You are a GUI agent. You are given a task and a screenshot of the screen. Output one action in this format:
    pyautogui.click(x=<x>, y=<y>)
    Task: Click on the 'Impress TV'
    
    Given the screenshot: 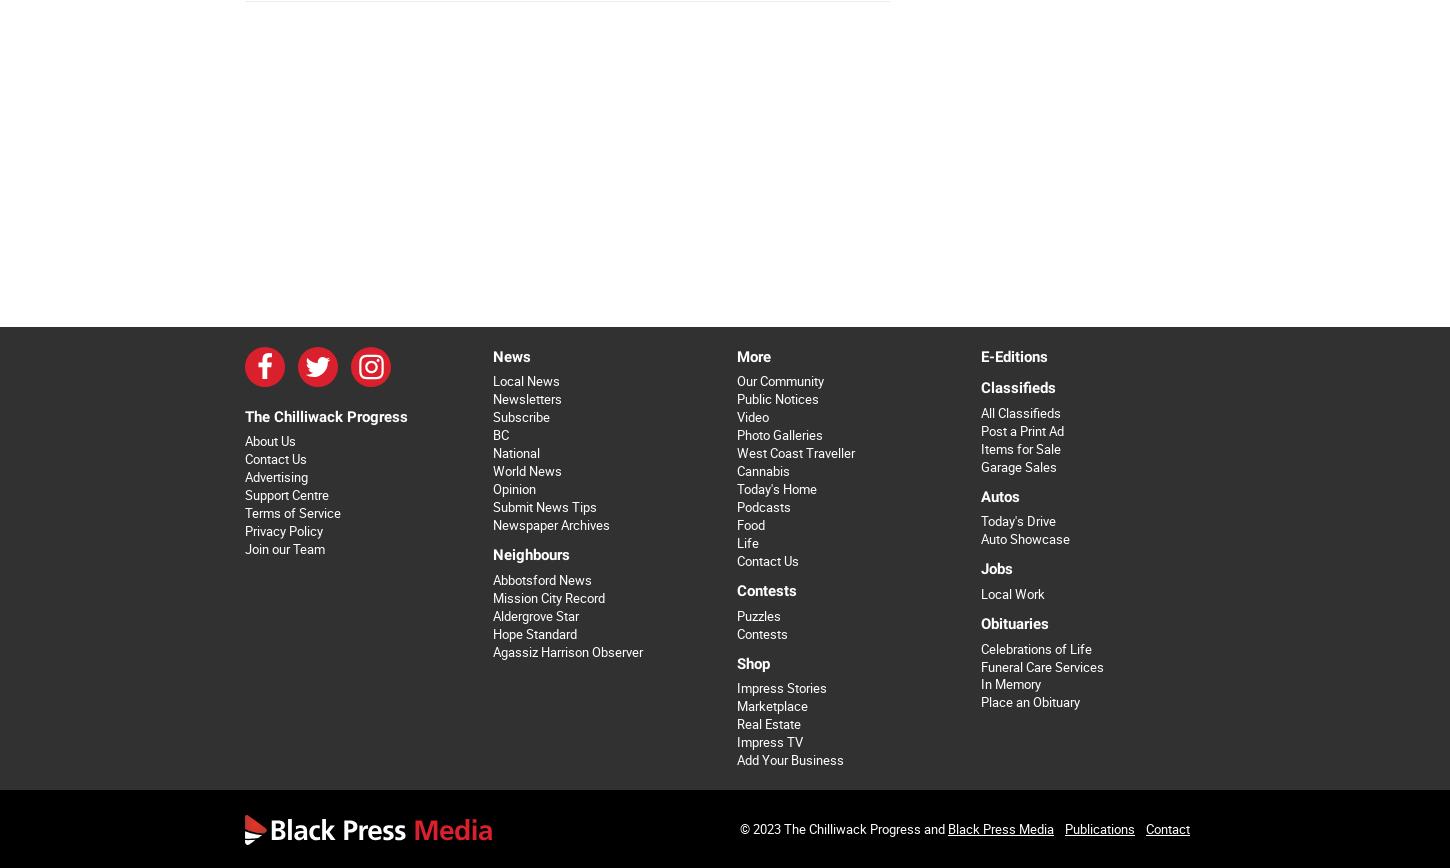 What is the action you would take?
    pyautogui.click(x=768, y=742)
    